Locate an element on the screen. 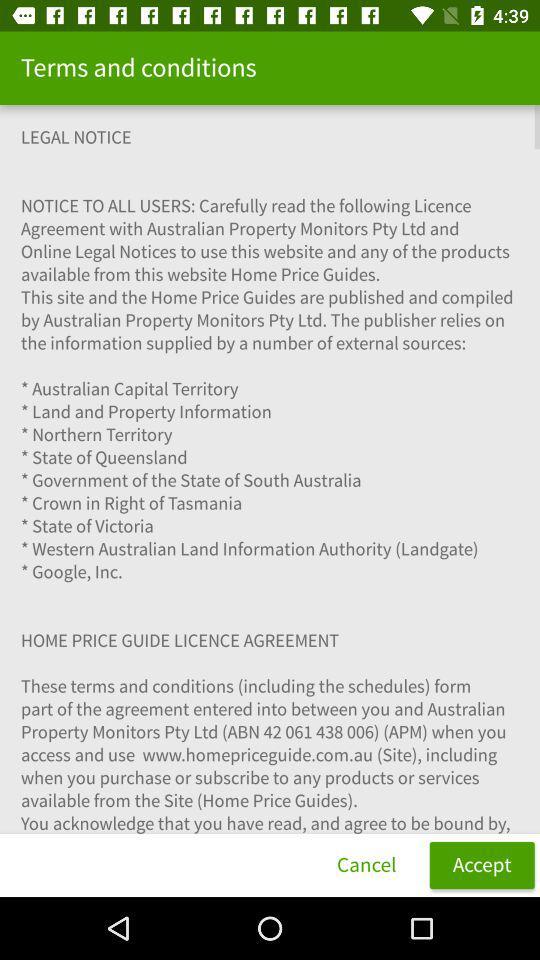  item next to the accept item is located at coordinates (365, 864).